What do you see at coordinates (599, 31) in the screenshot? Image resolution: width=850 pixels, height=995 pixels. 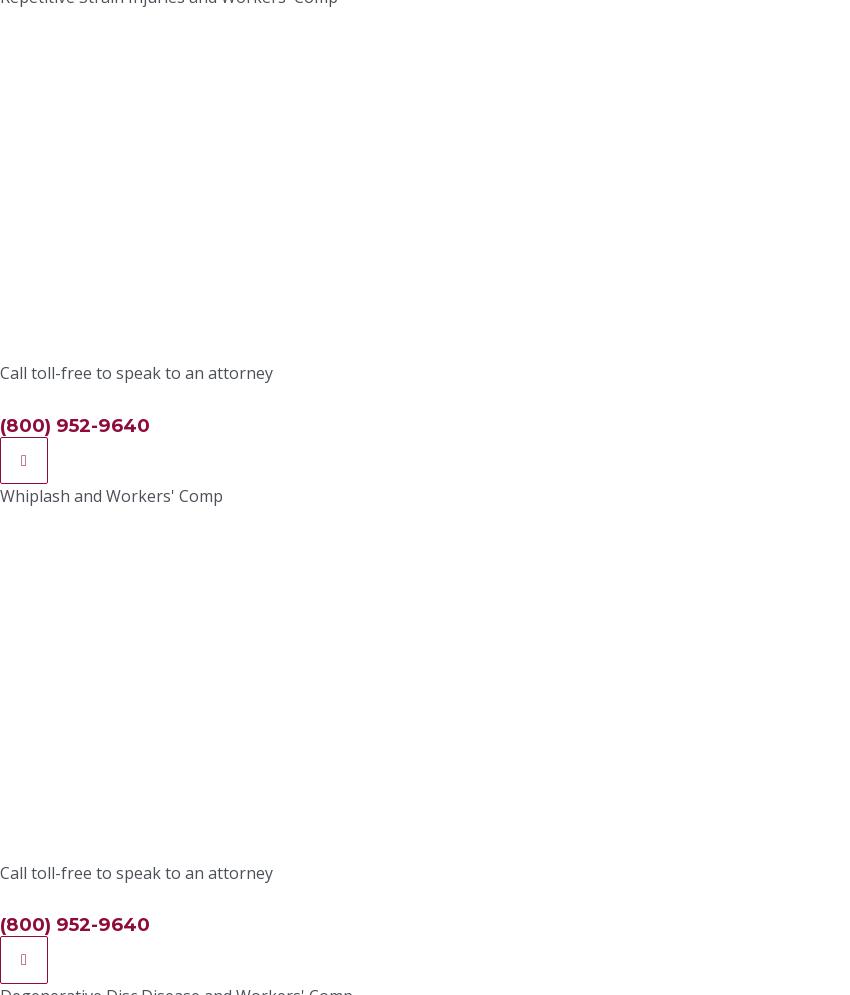 I see `'Workers’ Compensation Foot Injury Settlements and Benefits'` at bounding box center [599, 31].